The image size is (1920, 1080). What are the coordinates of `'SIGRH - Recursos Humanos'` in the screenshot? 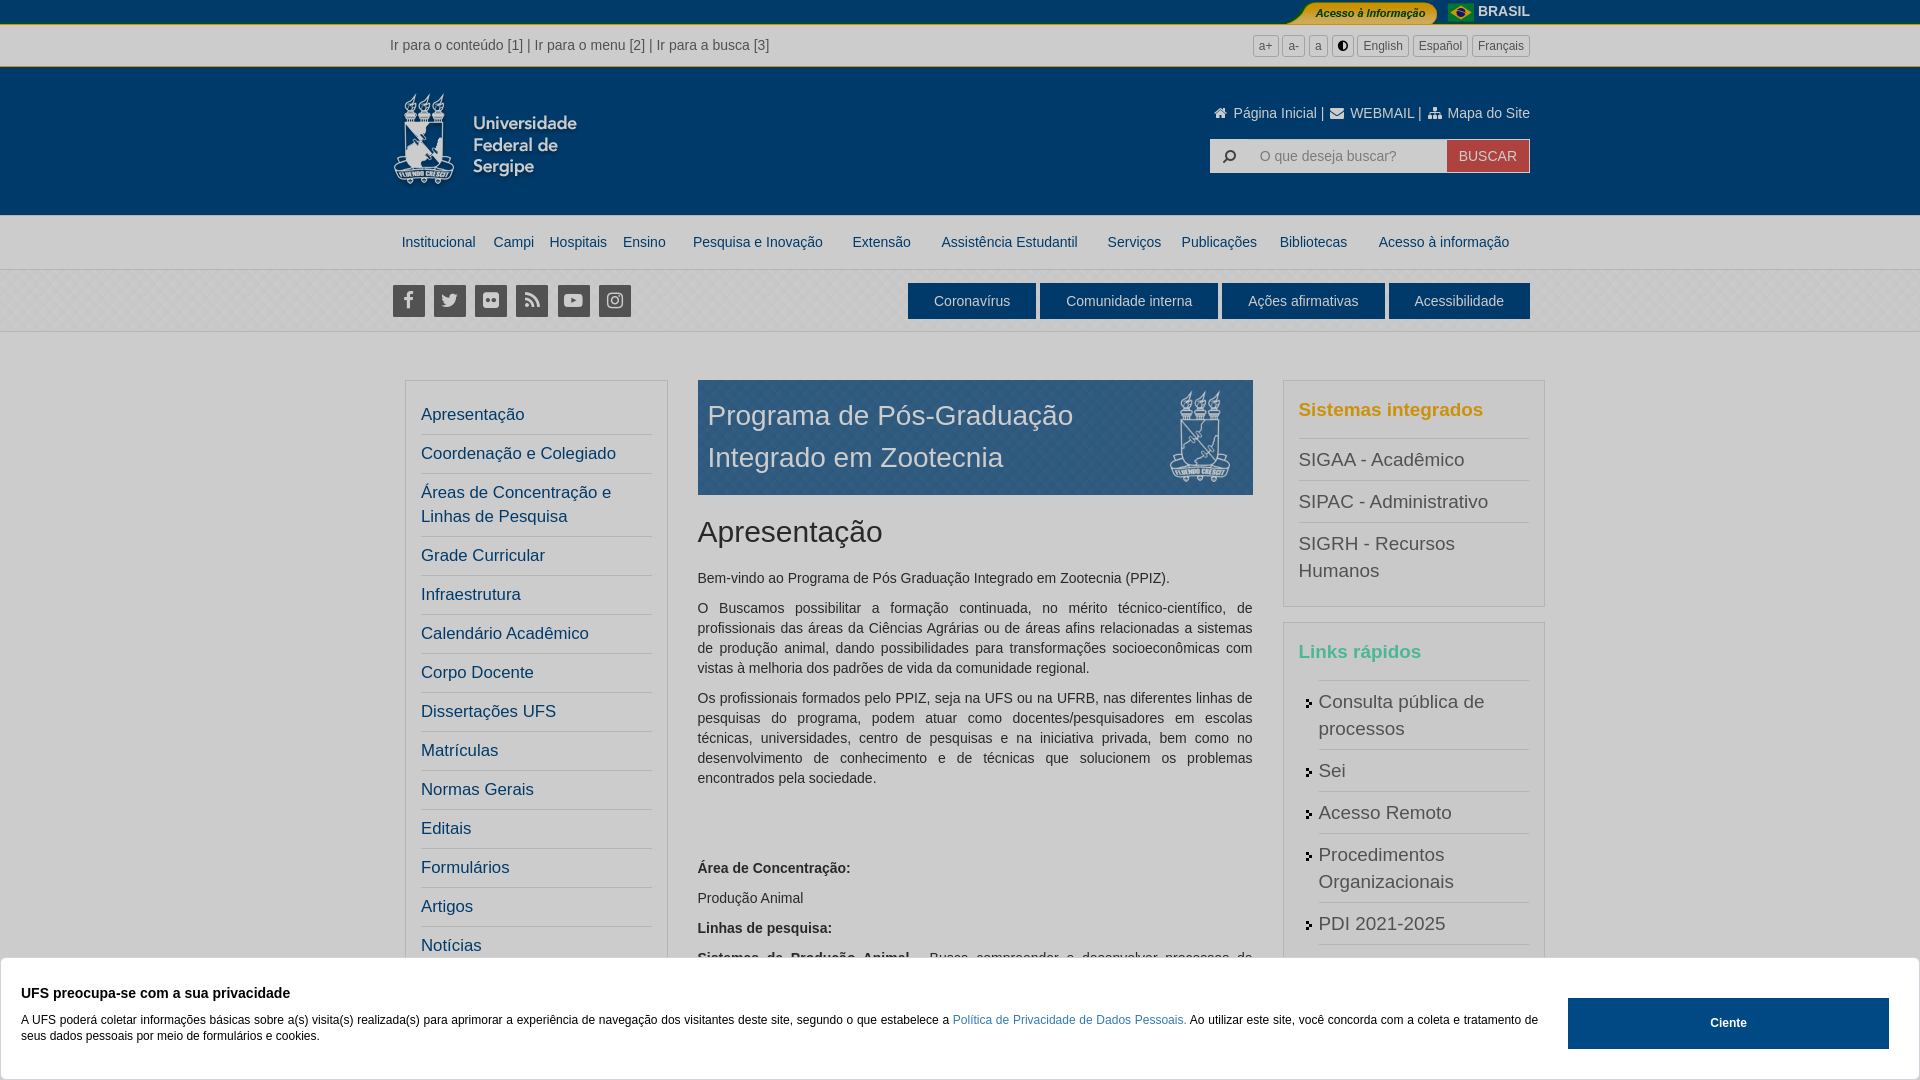 It's located at (1375, 556).